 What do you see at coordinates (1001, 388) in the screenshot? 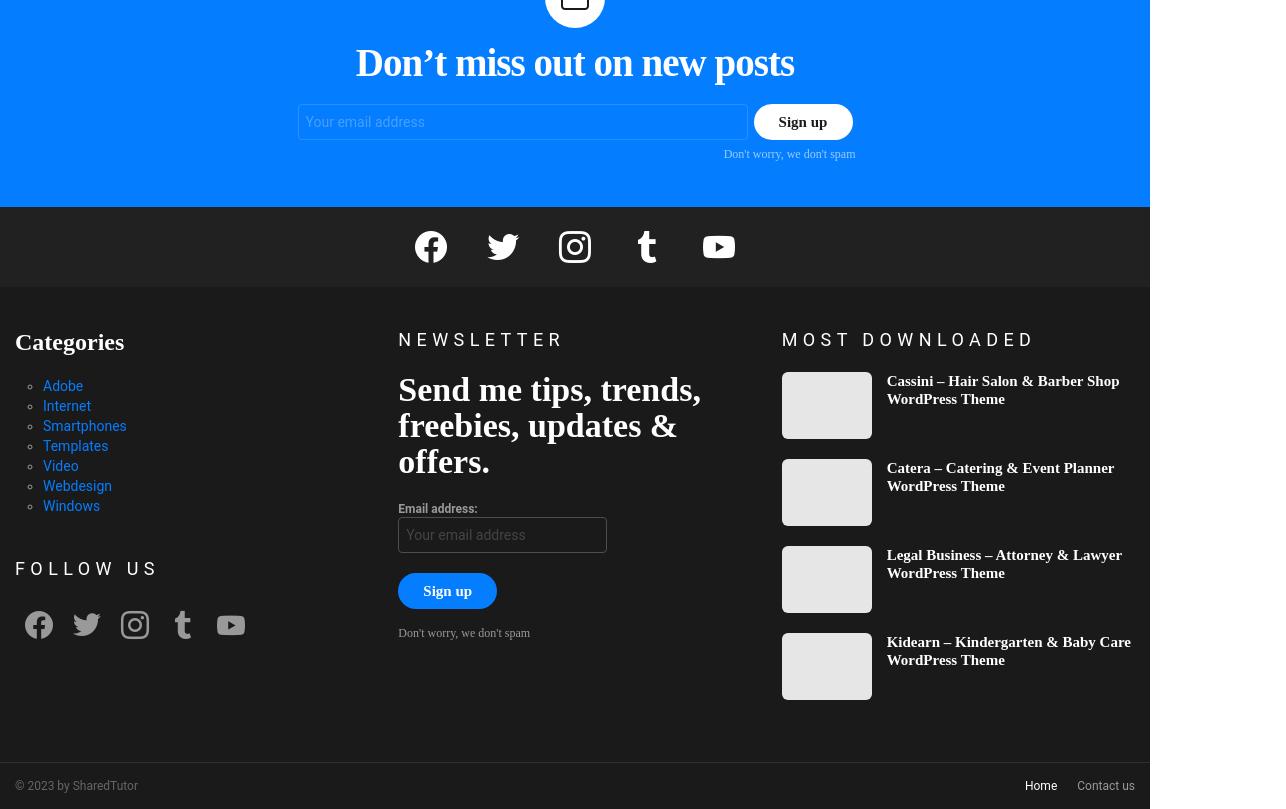
I see `'Cassini – Hair Salon & Barber Shop WordPress Theme'` at bounding box center [1001, 388].